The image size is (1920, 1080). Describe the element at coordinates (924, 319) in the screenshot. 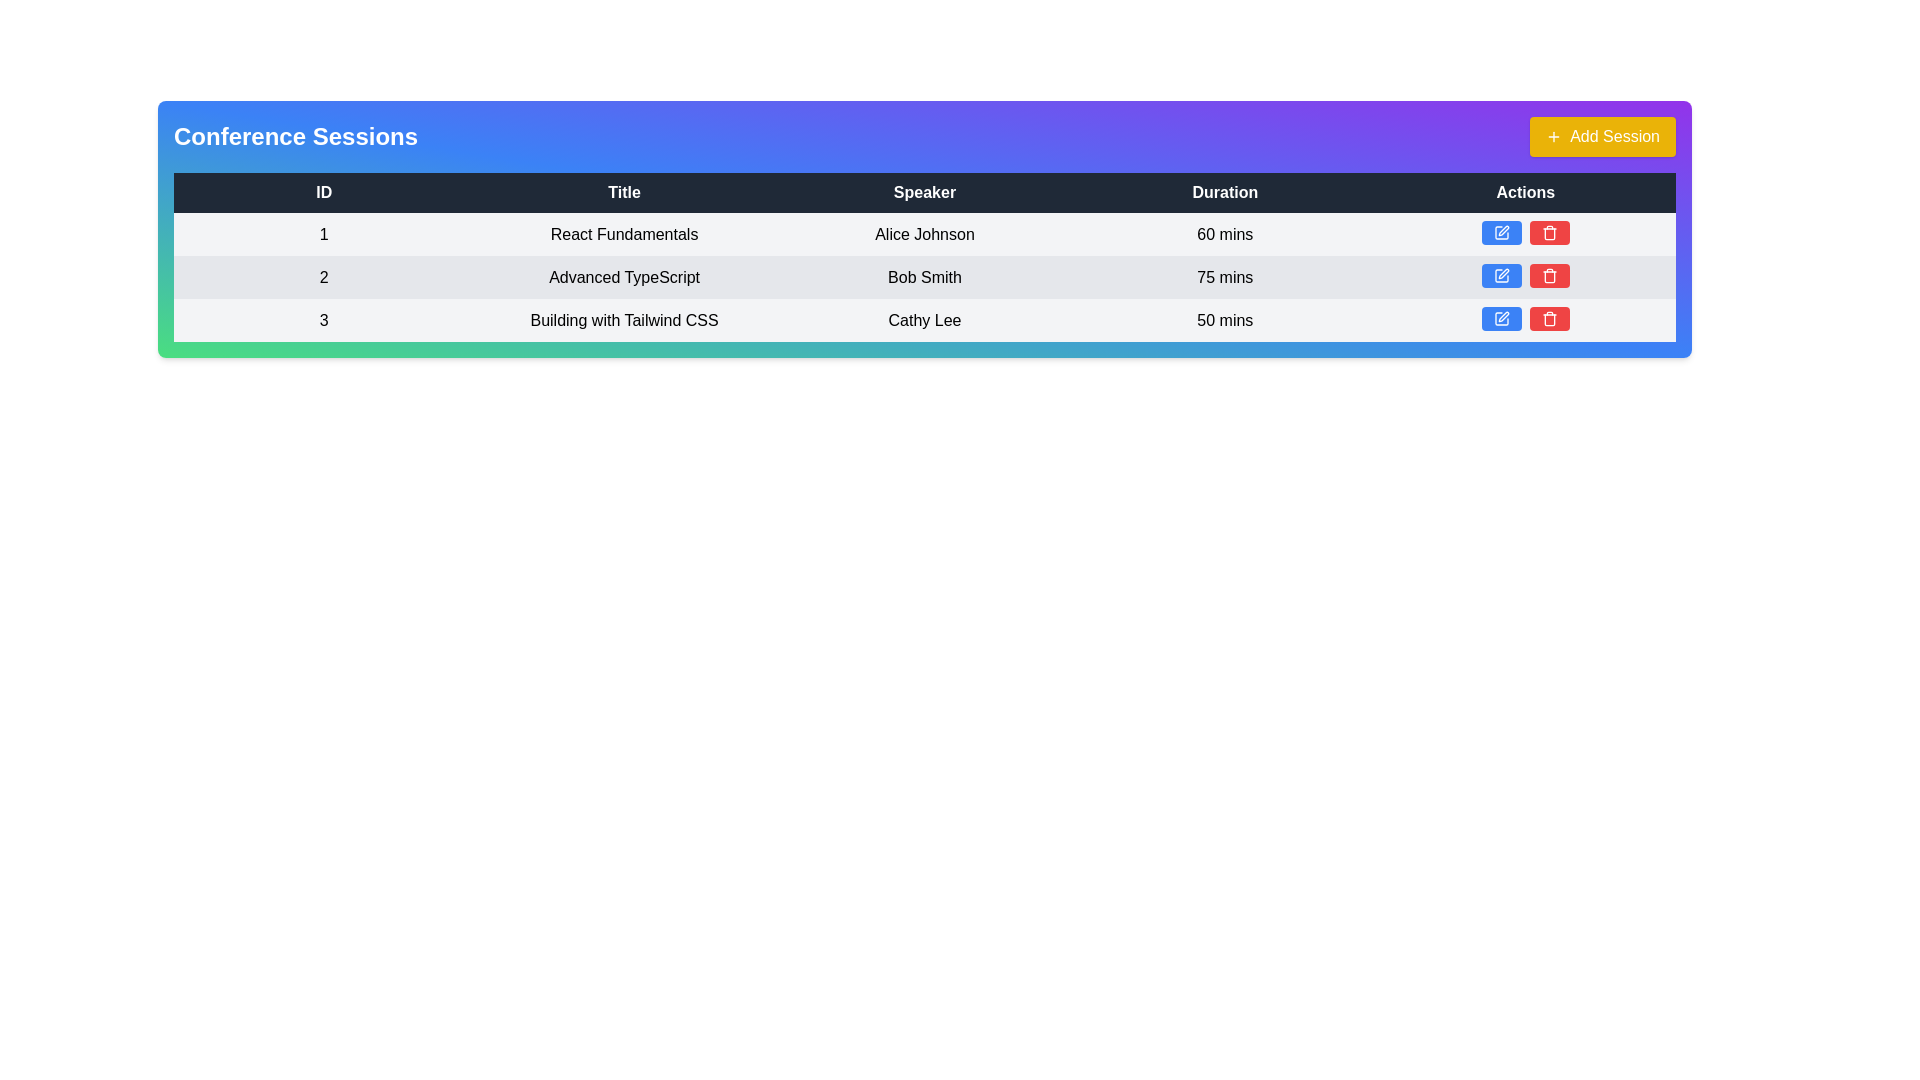

I see `the third row in the conference schedule table, which contains session details and actions for editing or deleting the session` at that location.